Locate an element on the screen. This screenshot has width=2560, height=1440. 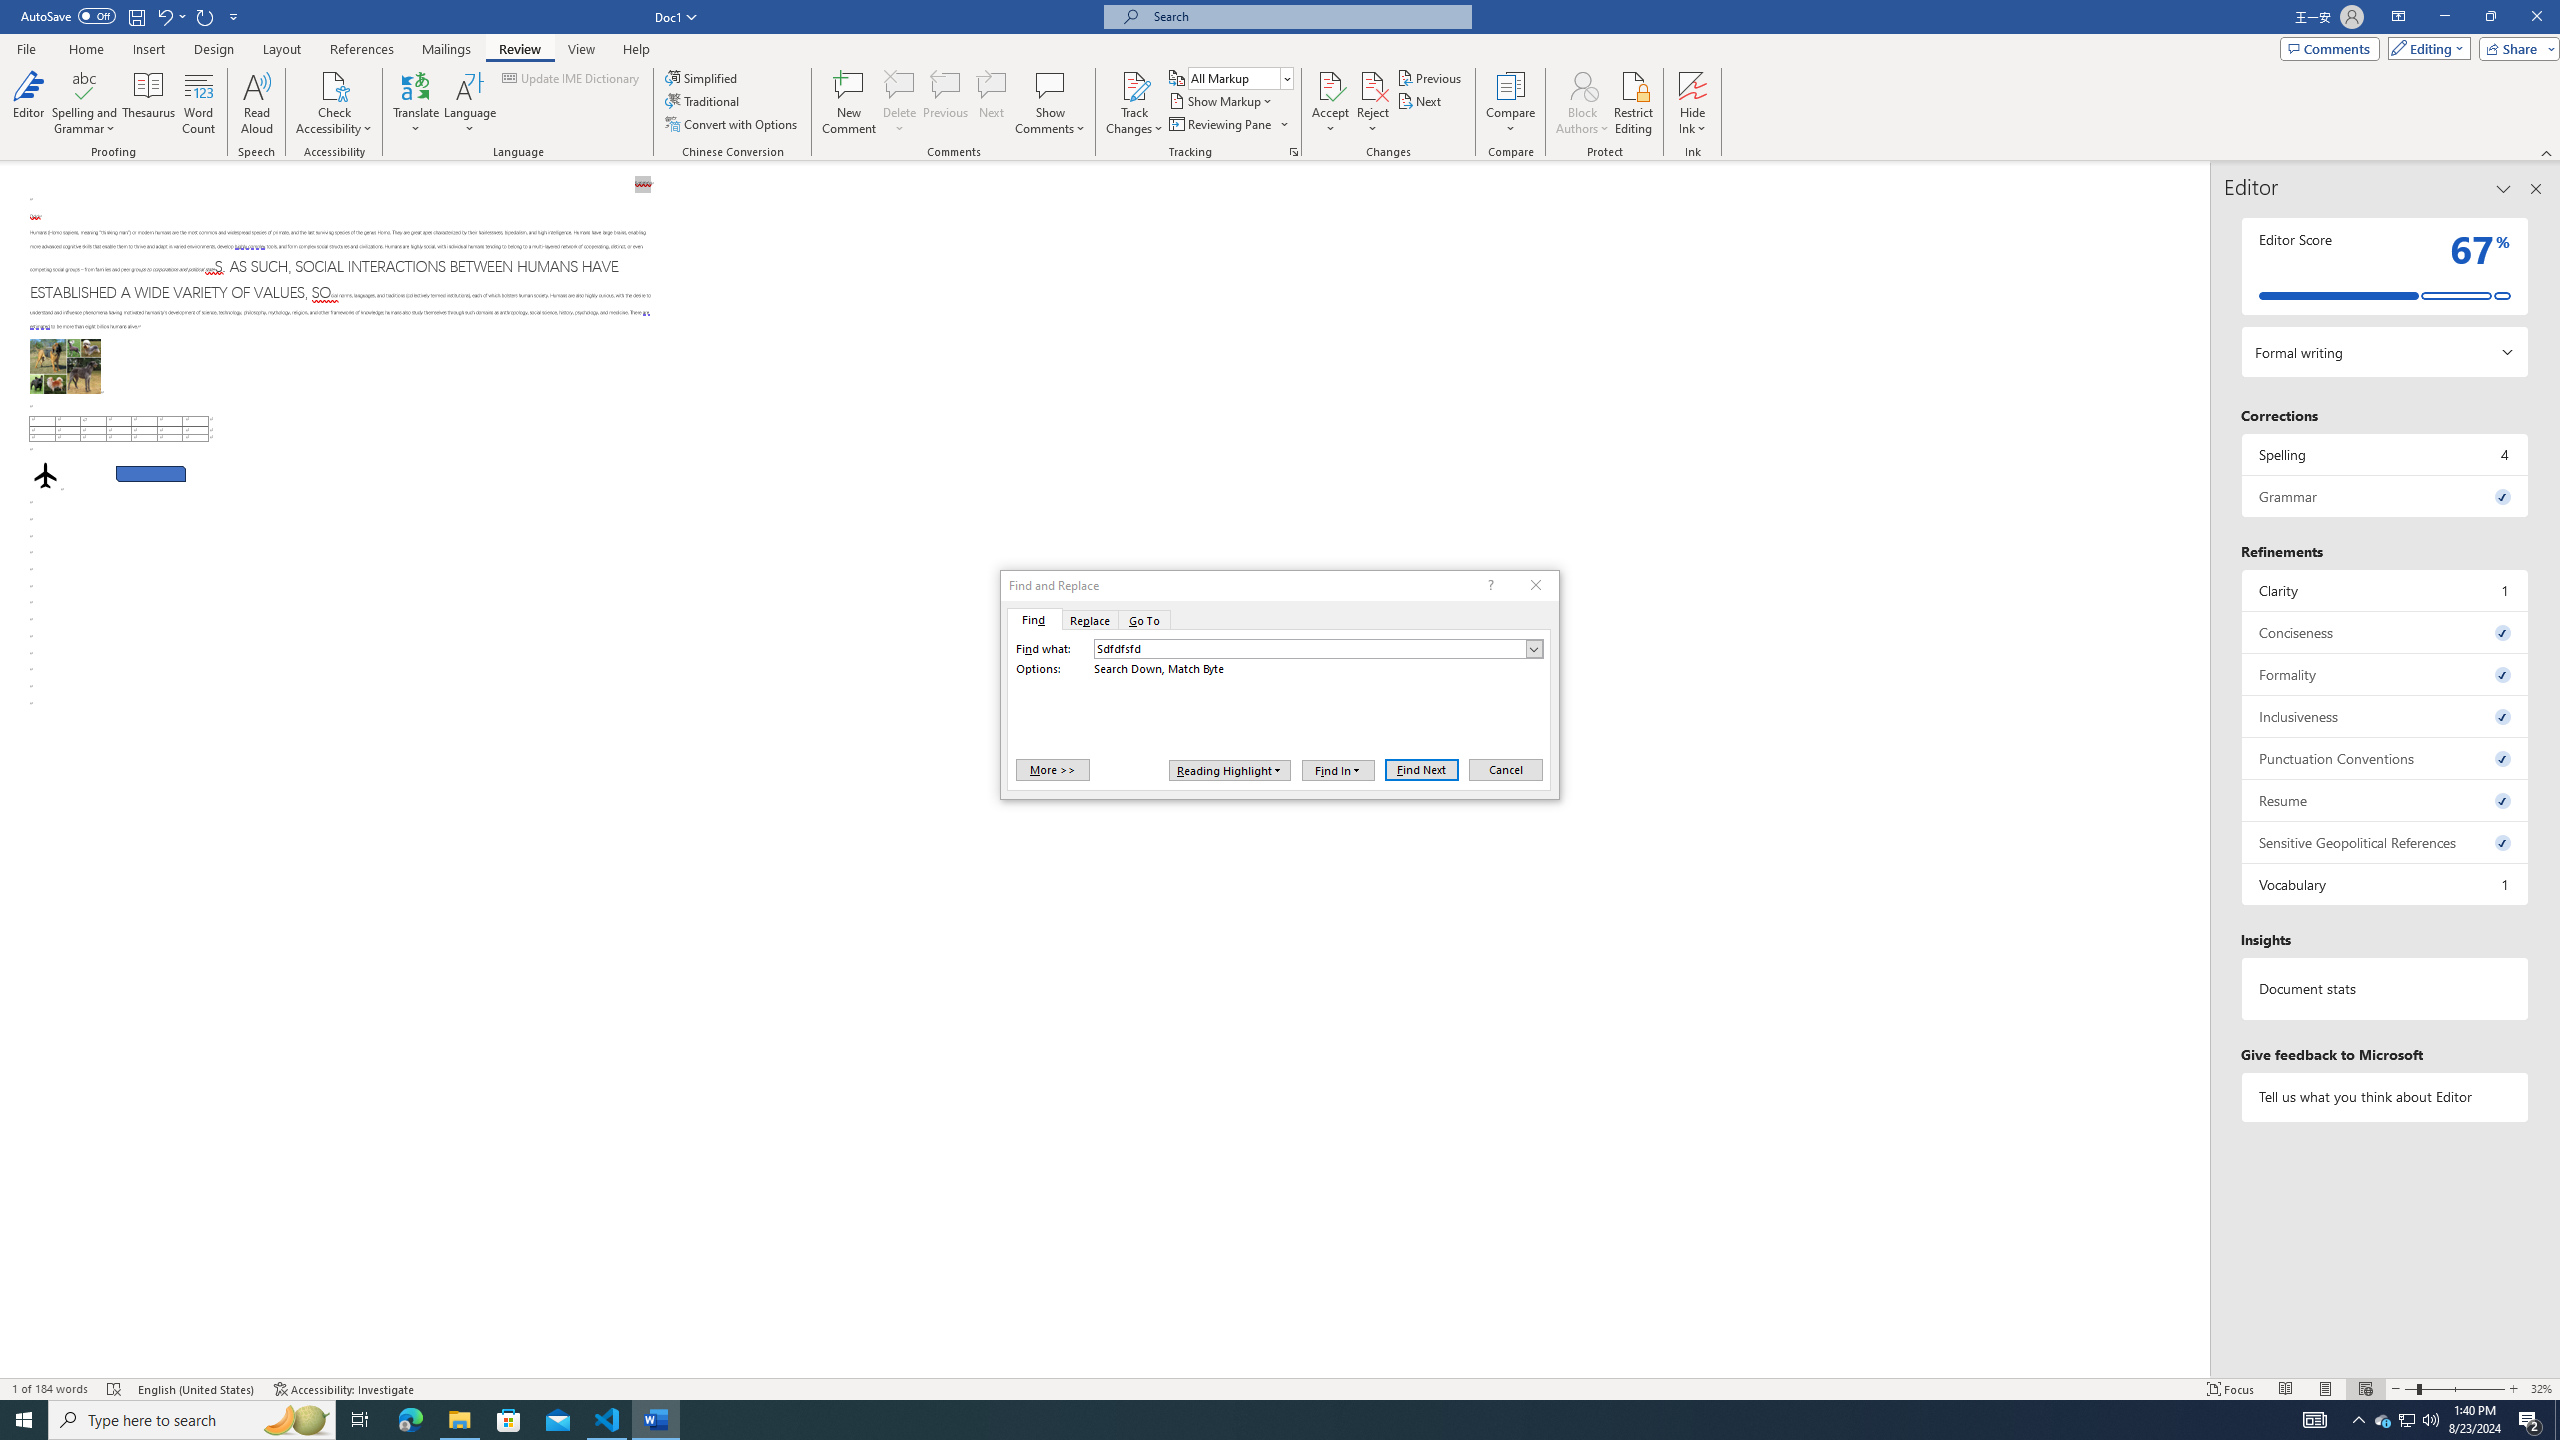
'Reviewing Pane' is located at coordinates (1227, 122).